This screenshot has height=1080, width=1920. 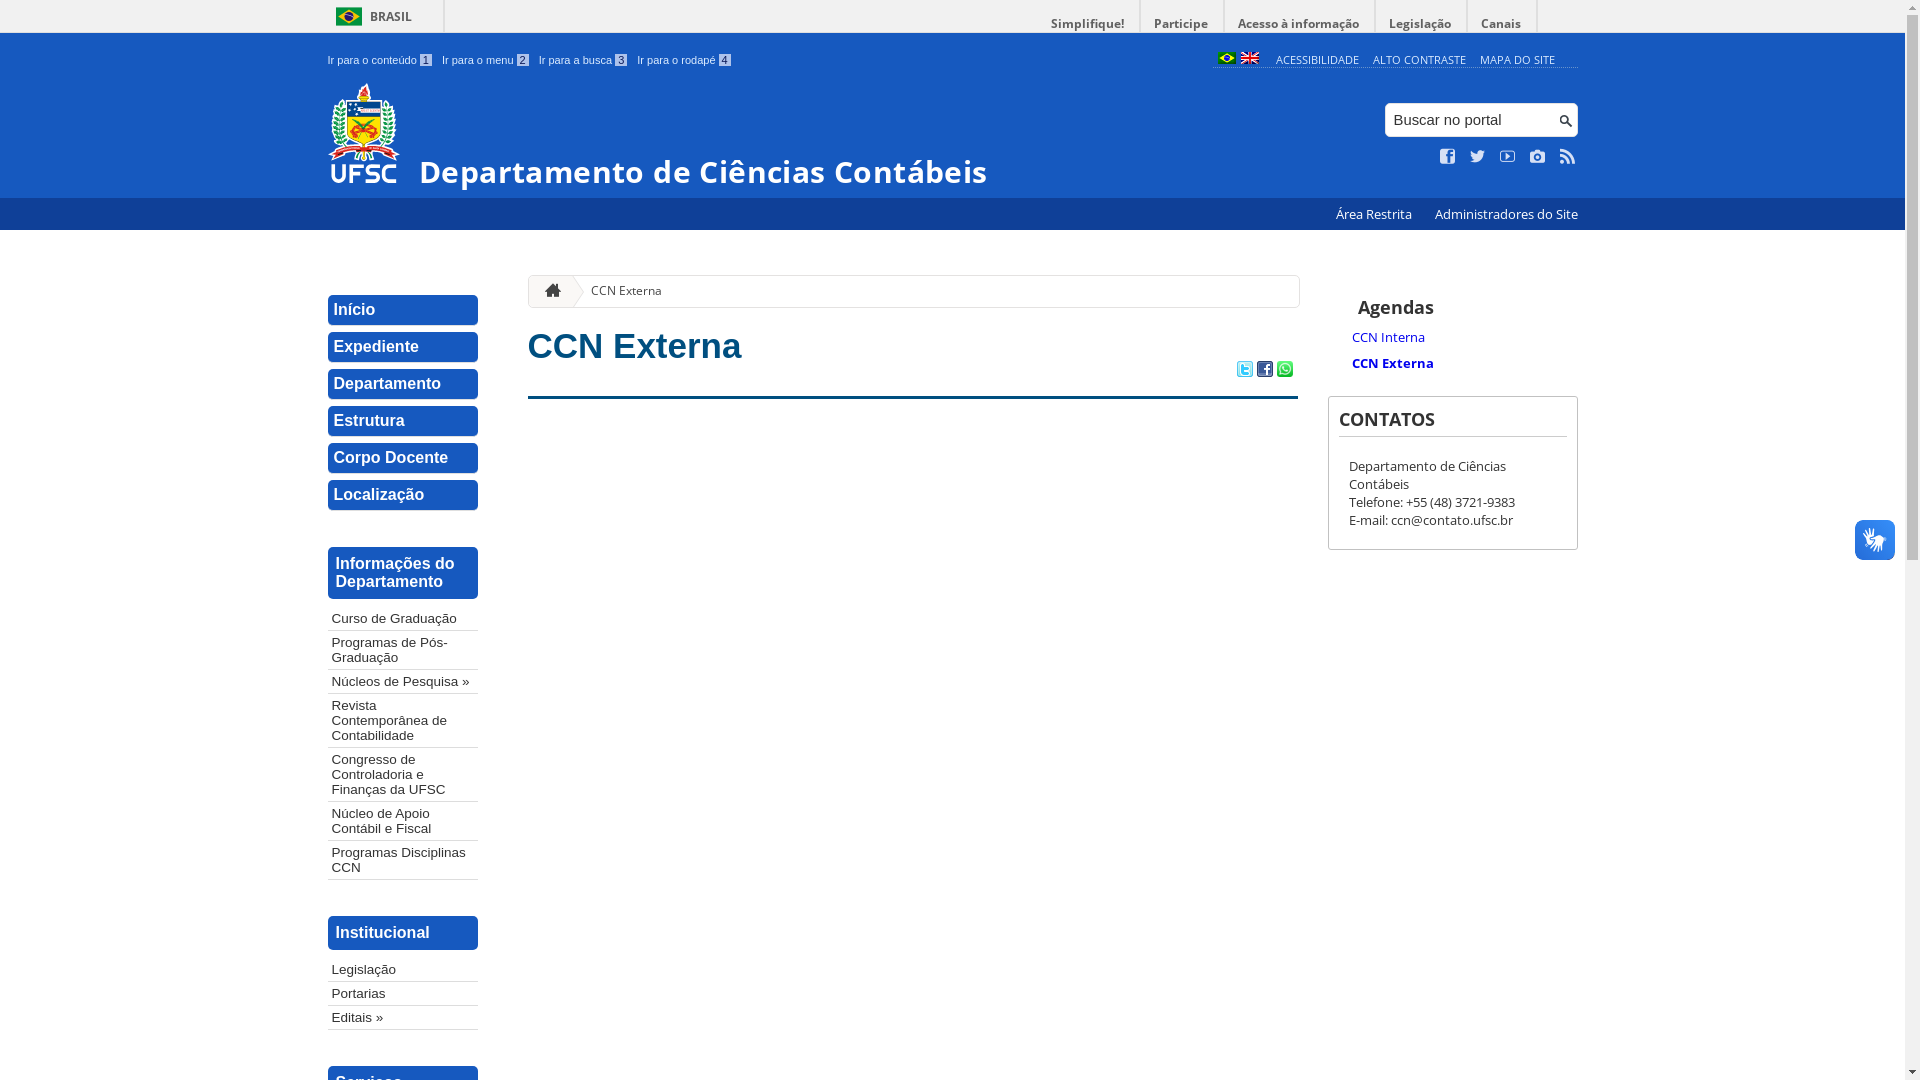 What do you see at coordinates (402, 859) in the screenshot?
I see `'Programas Disciplinas CCN'` at bounding box center [402, 859].